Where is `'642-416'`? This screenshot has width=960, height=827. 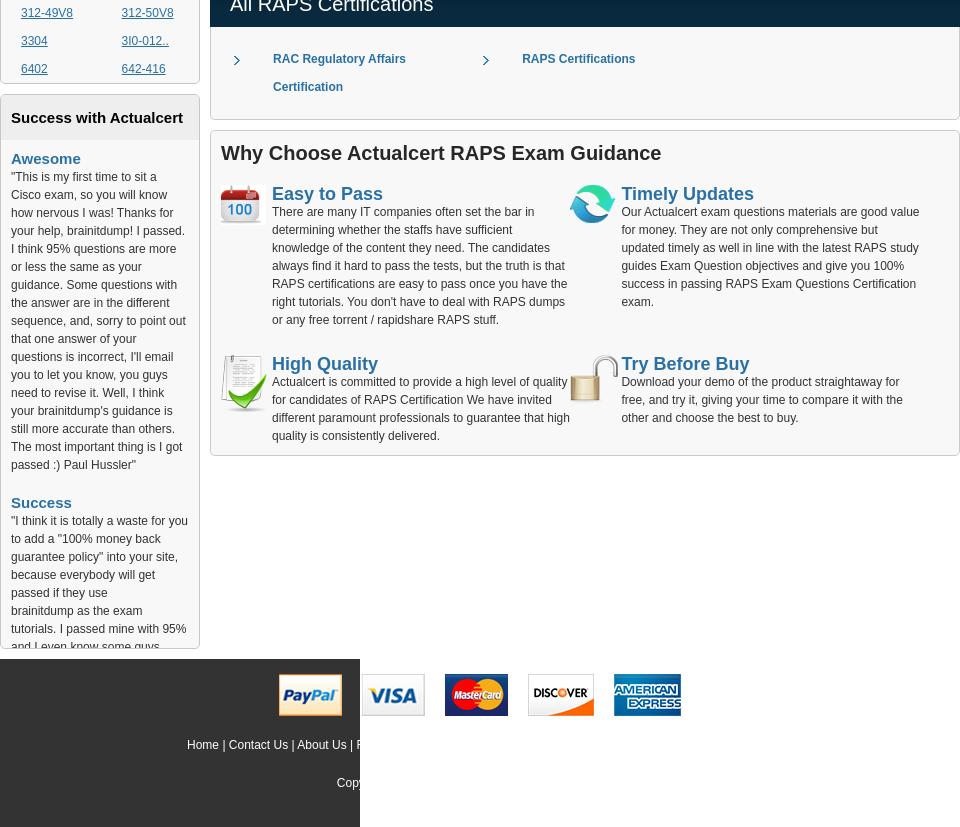
'642-416' is located at coordinates (142, 68).